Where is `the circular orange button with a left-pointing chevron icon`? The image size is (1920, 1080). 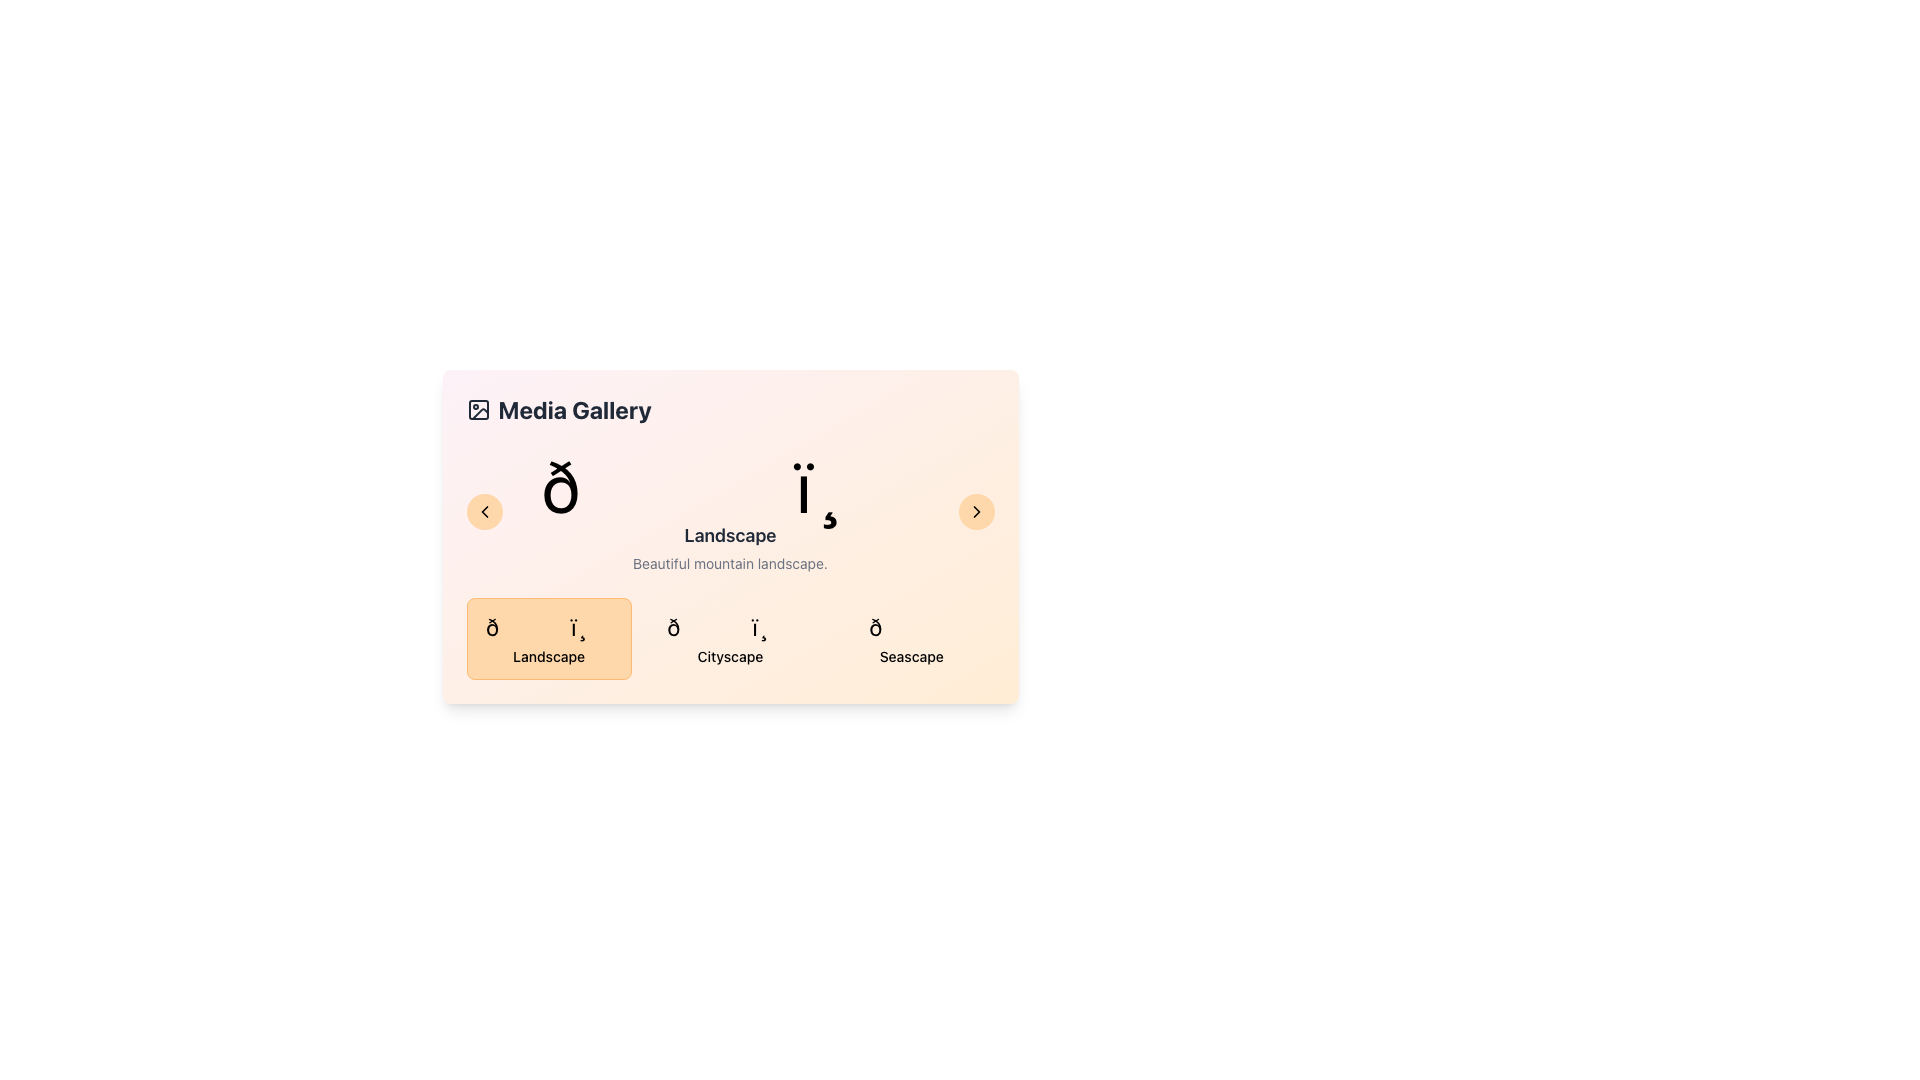 the circular orange button with a left-pointing chevron icon is located at coordinates (484, 511).